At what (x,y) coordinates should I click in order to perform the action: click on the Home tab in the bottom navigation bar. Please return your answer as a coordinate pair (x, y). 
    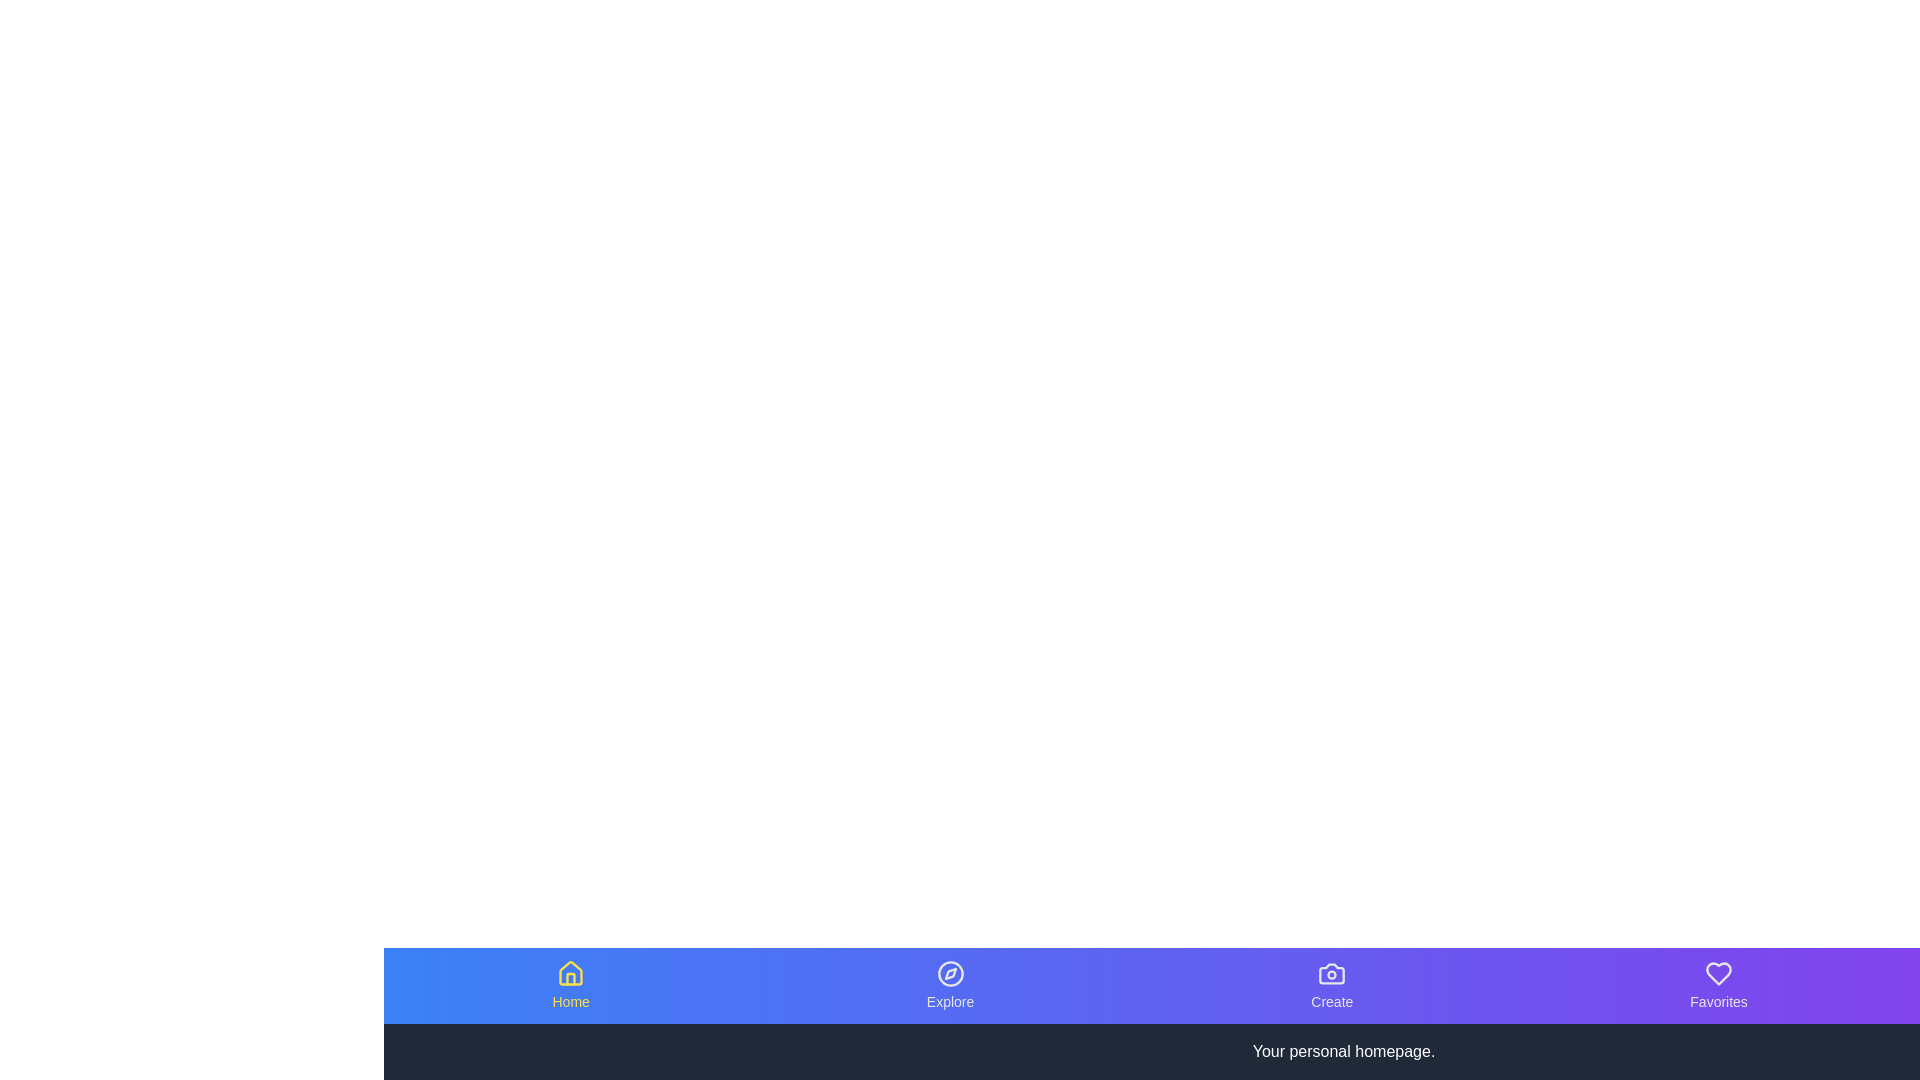
    Looking at the image, I should click on (570, 985).